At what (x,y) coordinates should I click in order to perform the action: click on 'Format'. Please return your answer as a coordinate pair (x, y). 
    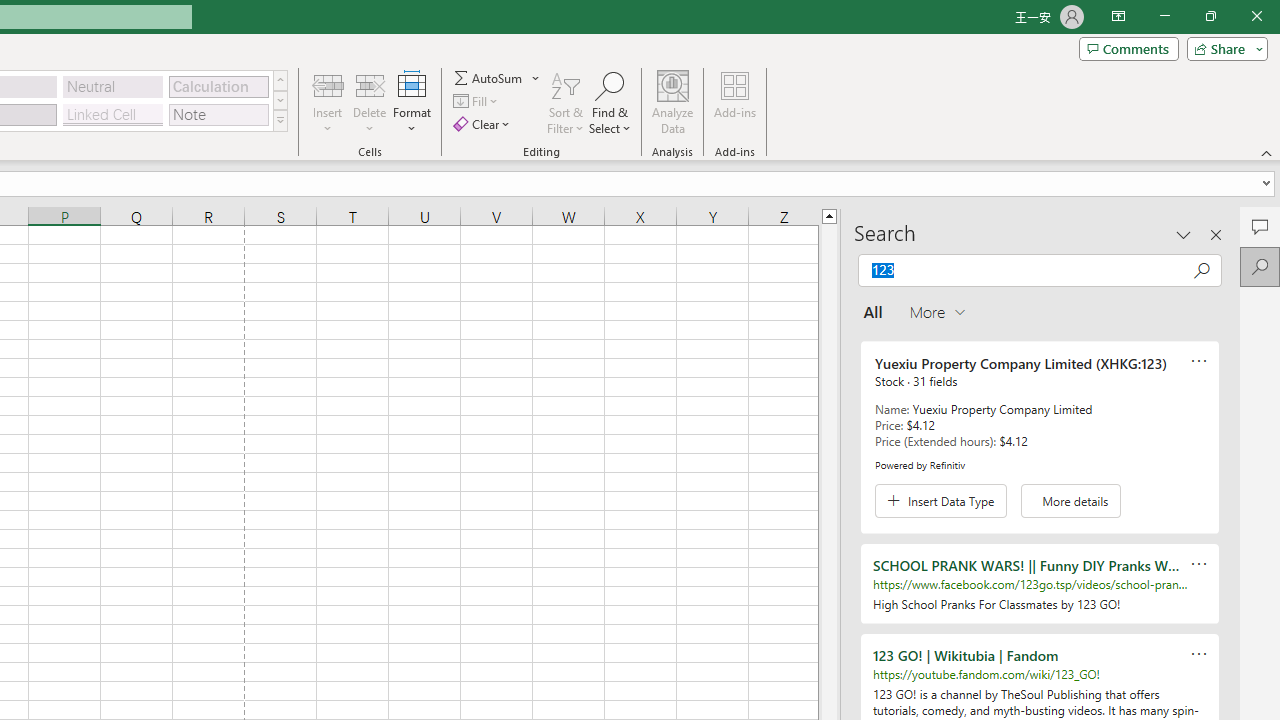
    Looking at the image, I should click on (411, 103).